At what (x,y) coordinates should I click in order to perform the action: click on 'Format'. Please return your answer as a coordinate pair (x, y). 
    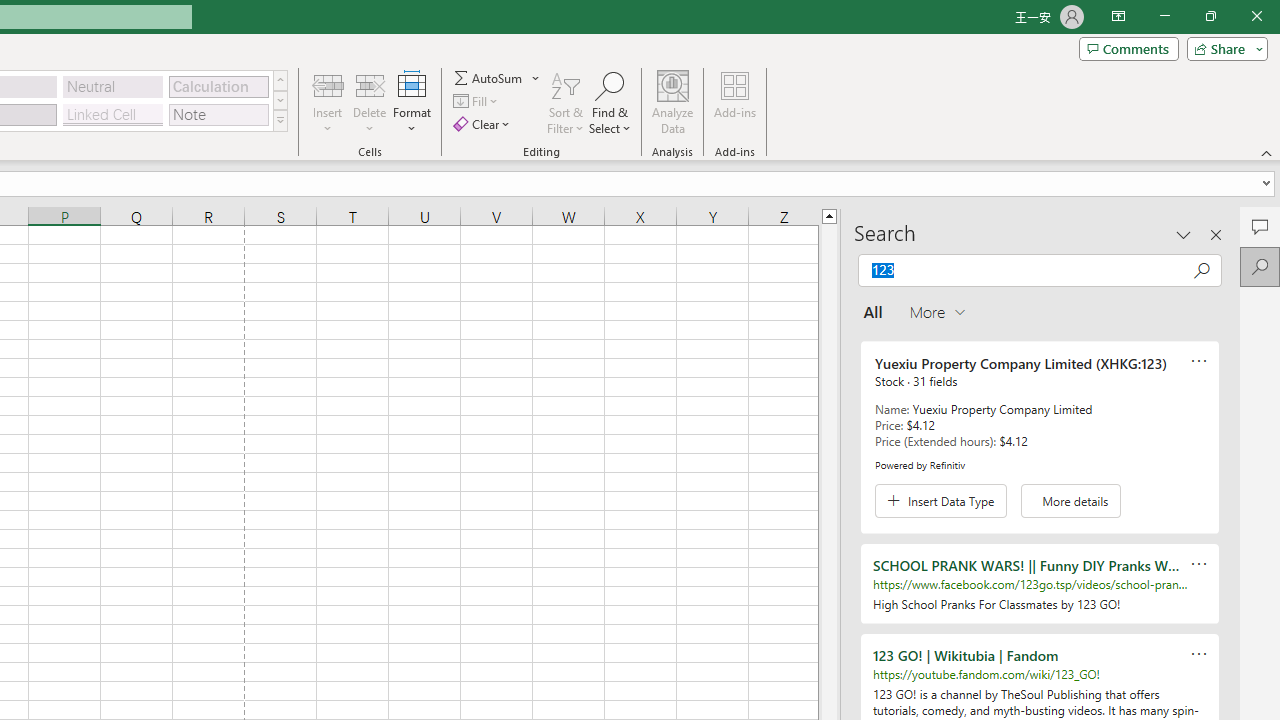
    Looking at the image, I should click on (411, 103).